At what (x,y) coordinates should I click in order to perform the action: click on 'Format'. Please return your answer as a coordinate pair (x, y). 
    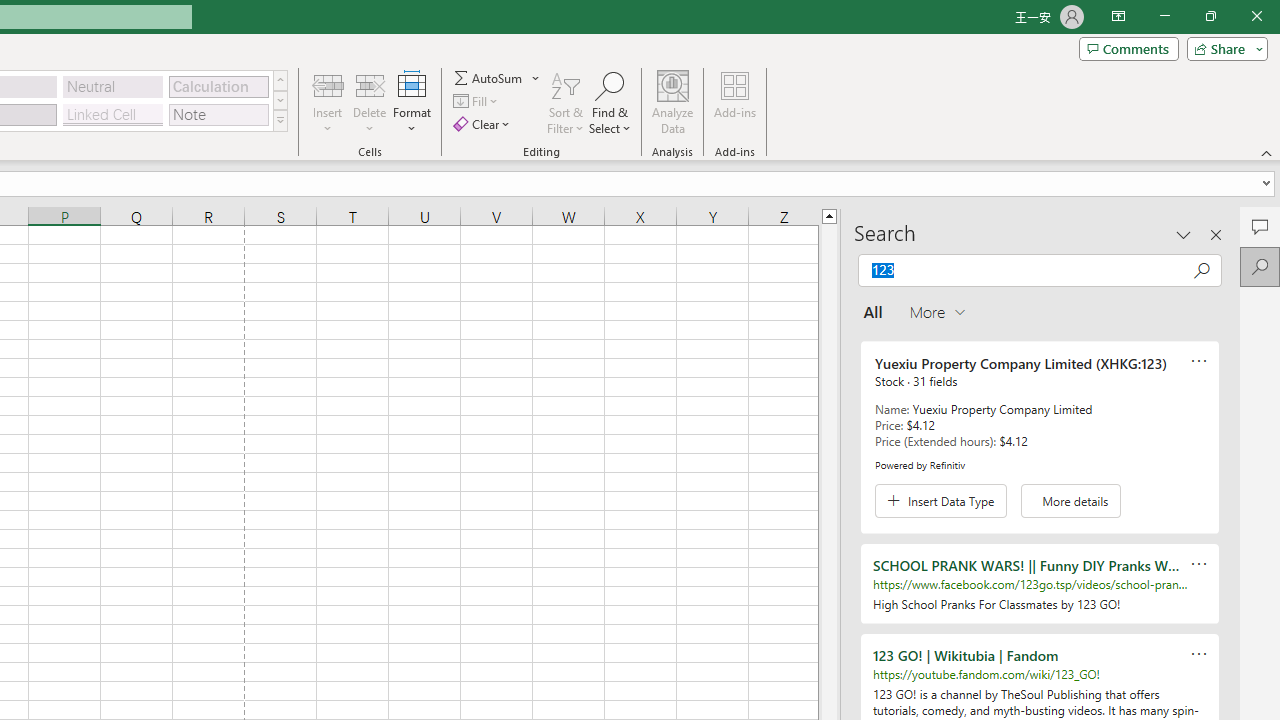
    Looking at the image, I should click on (411, 103).